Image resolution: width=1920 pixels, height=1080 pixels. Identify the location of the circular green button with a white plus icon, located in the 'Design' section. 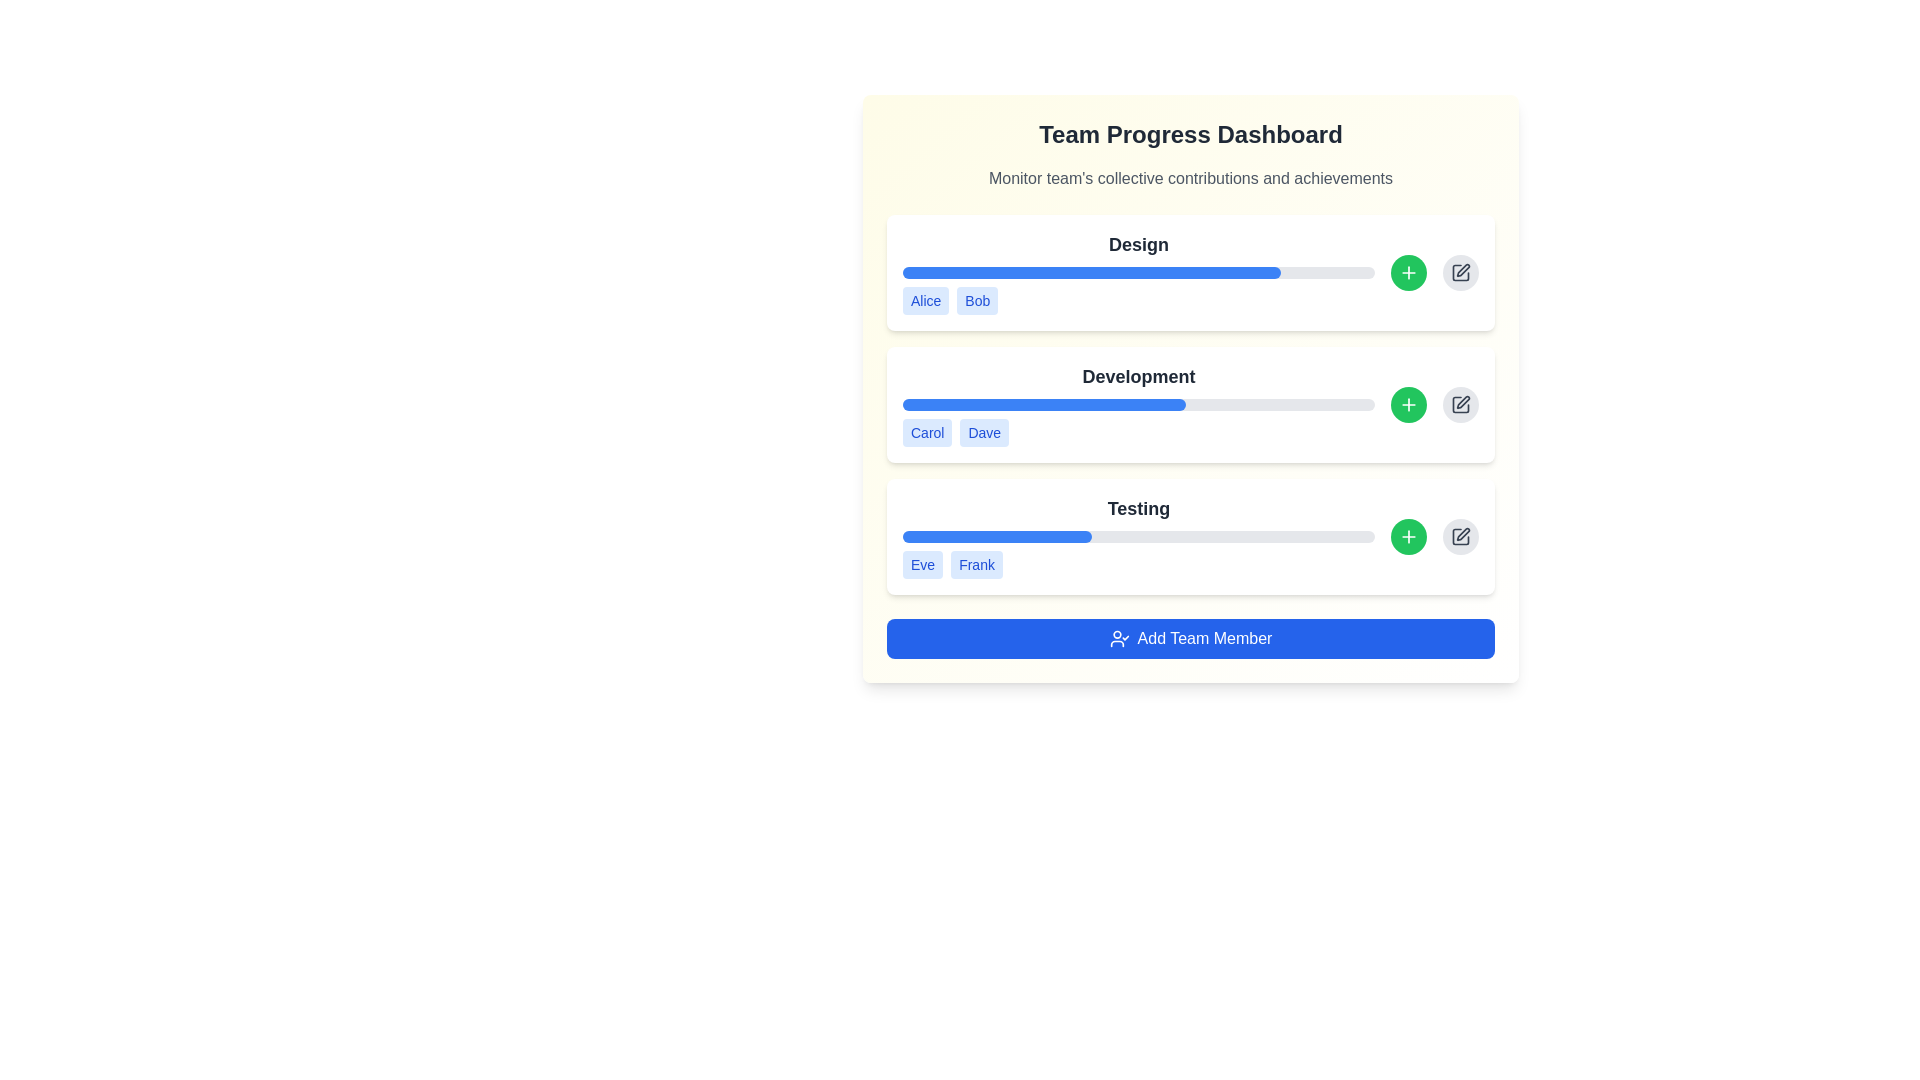
(1408, 273).